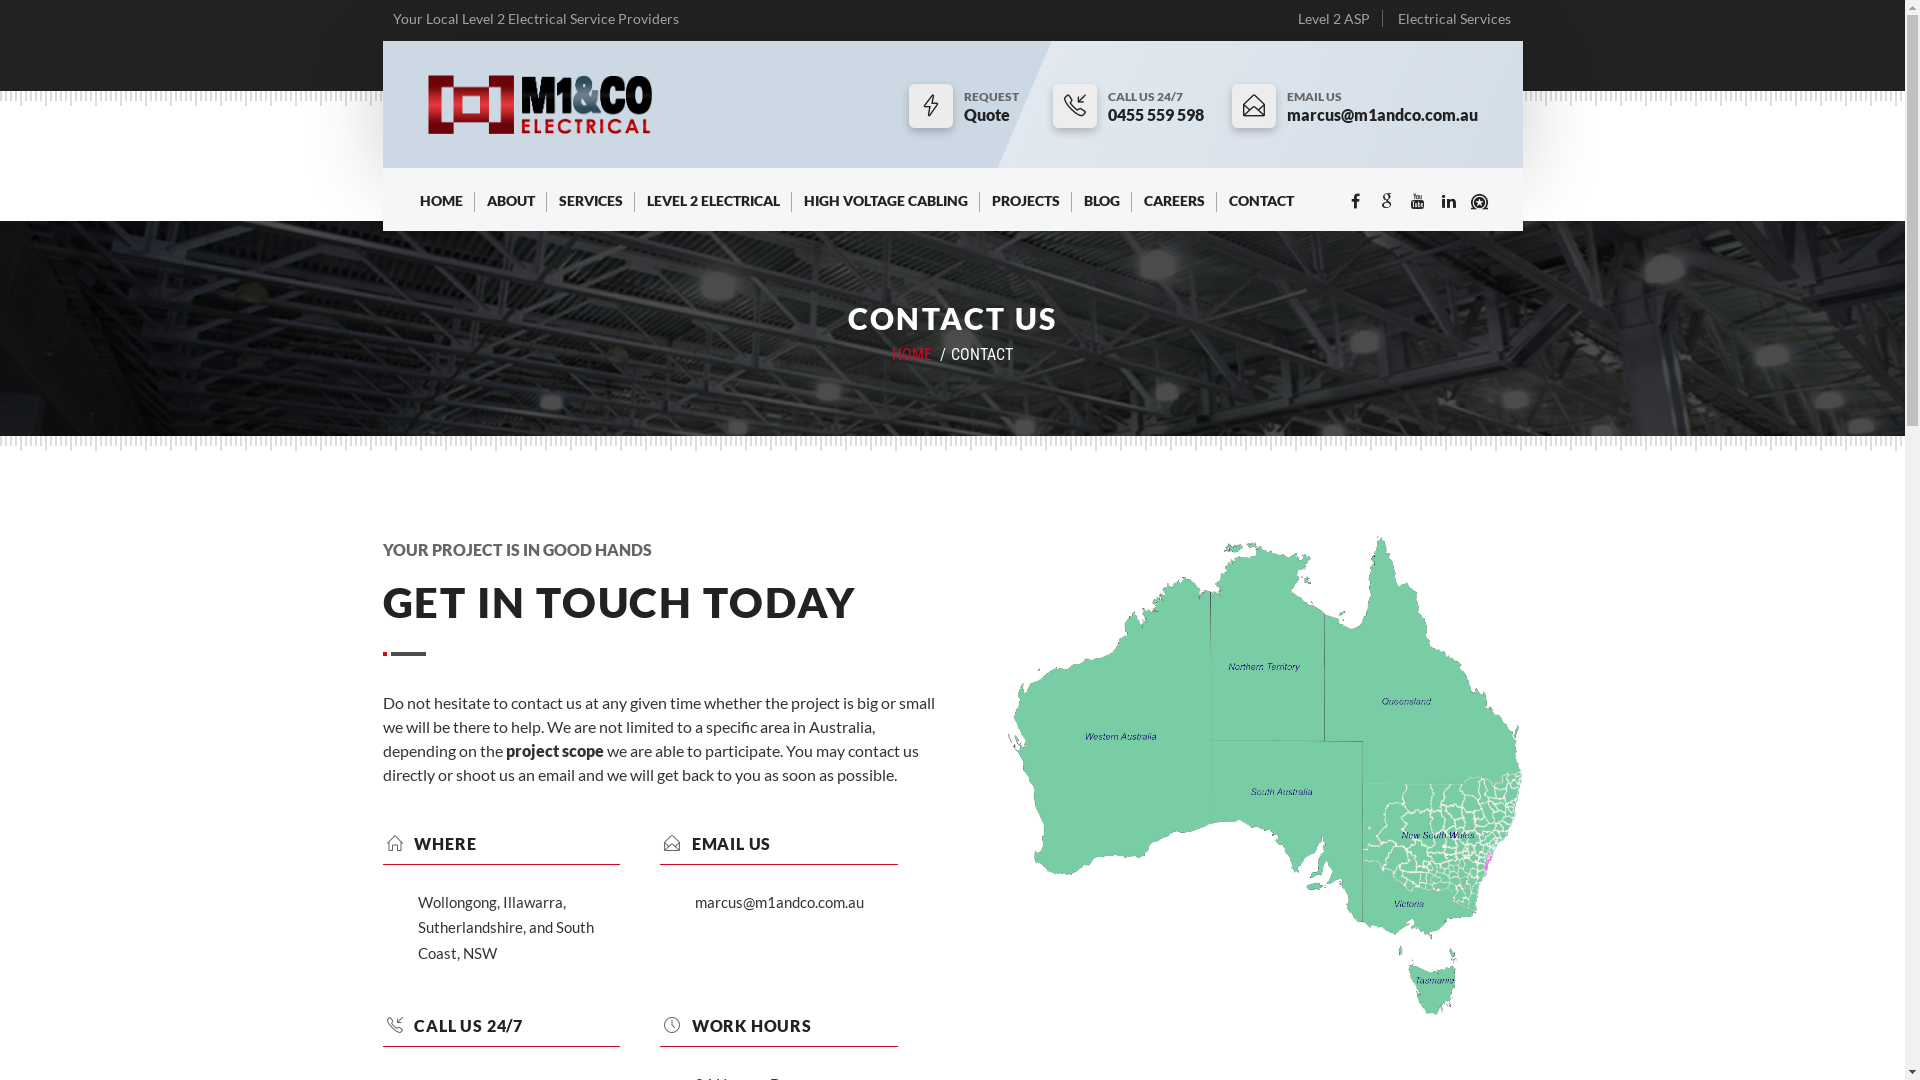  What do you see at coordinates (994, 115) in the screenshot?
I see `'Quote'` at bounding box center [994, 115].